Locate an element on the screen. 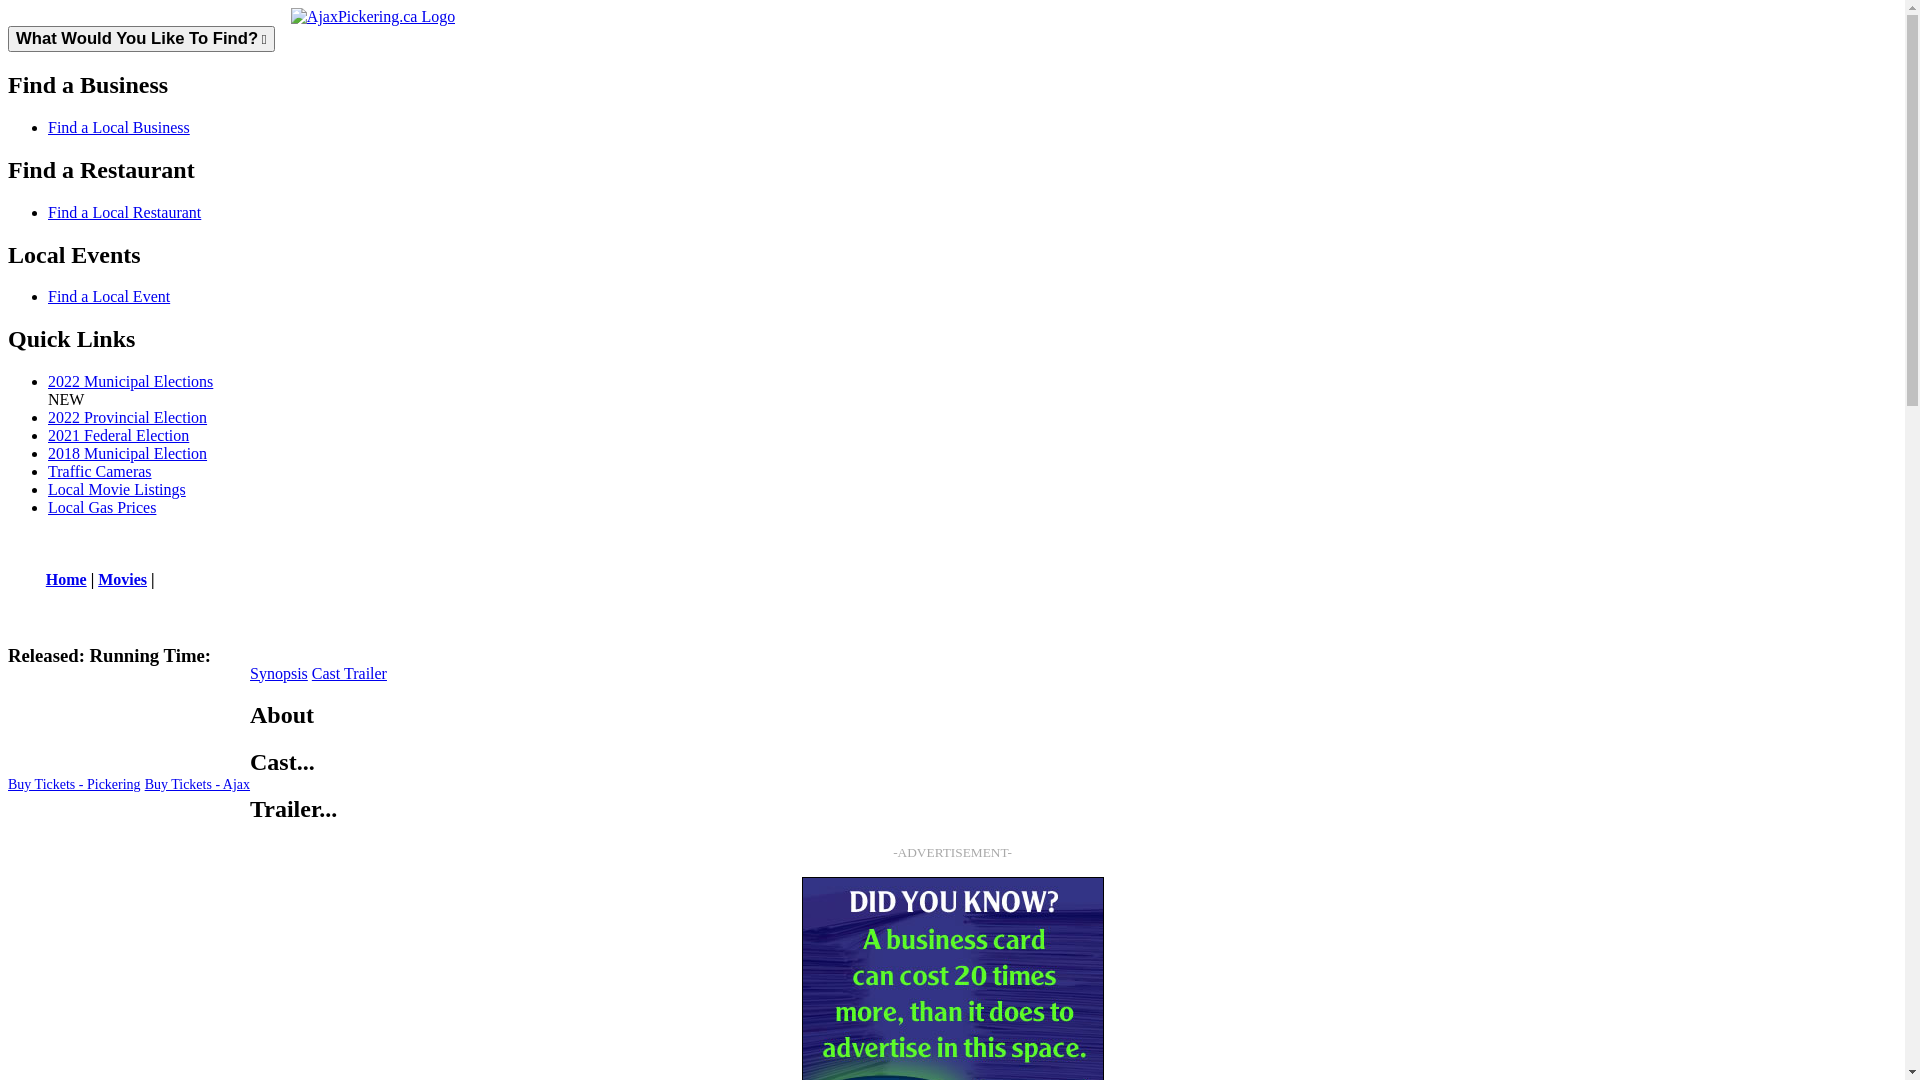 The height and width of the screenshot is (1080, 1920). '2018 Municipal Election' is located at coordinates (126, 453).